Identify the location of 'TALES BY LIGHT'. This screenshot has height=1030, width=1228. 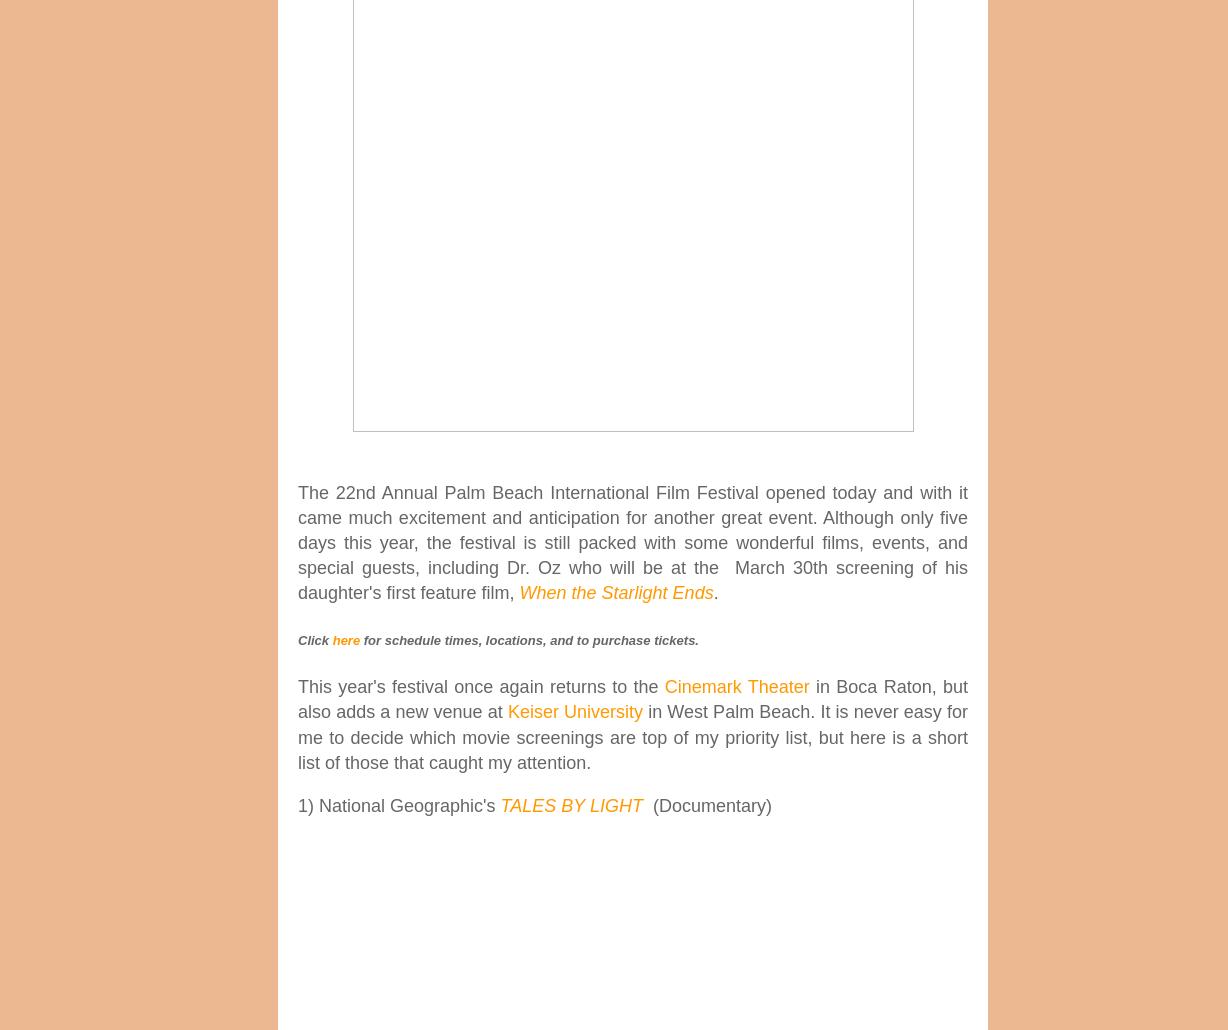
(570, 804).